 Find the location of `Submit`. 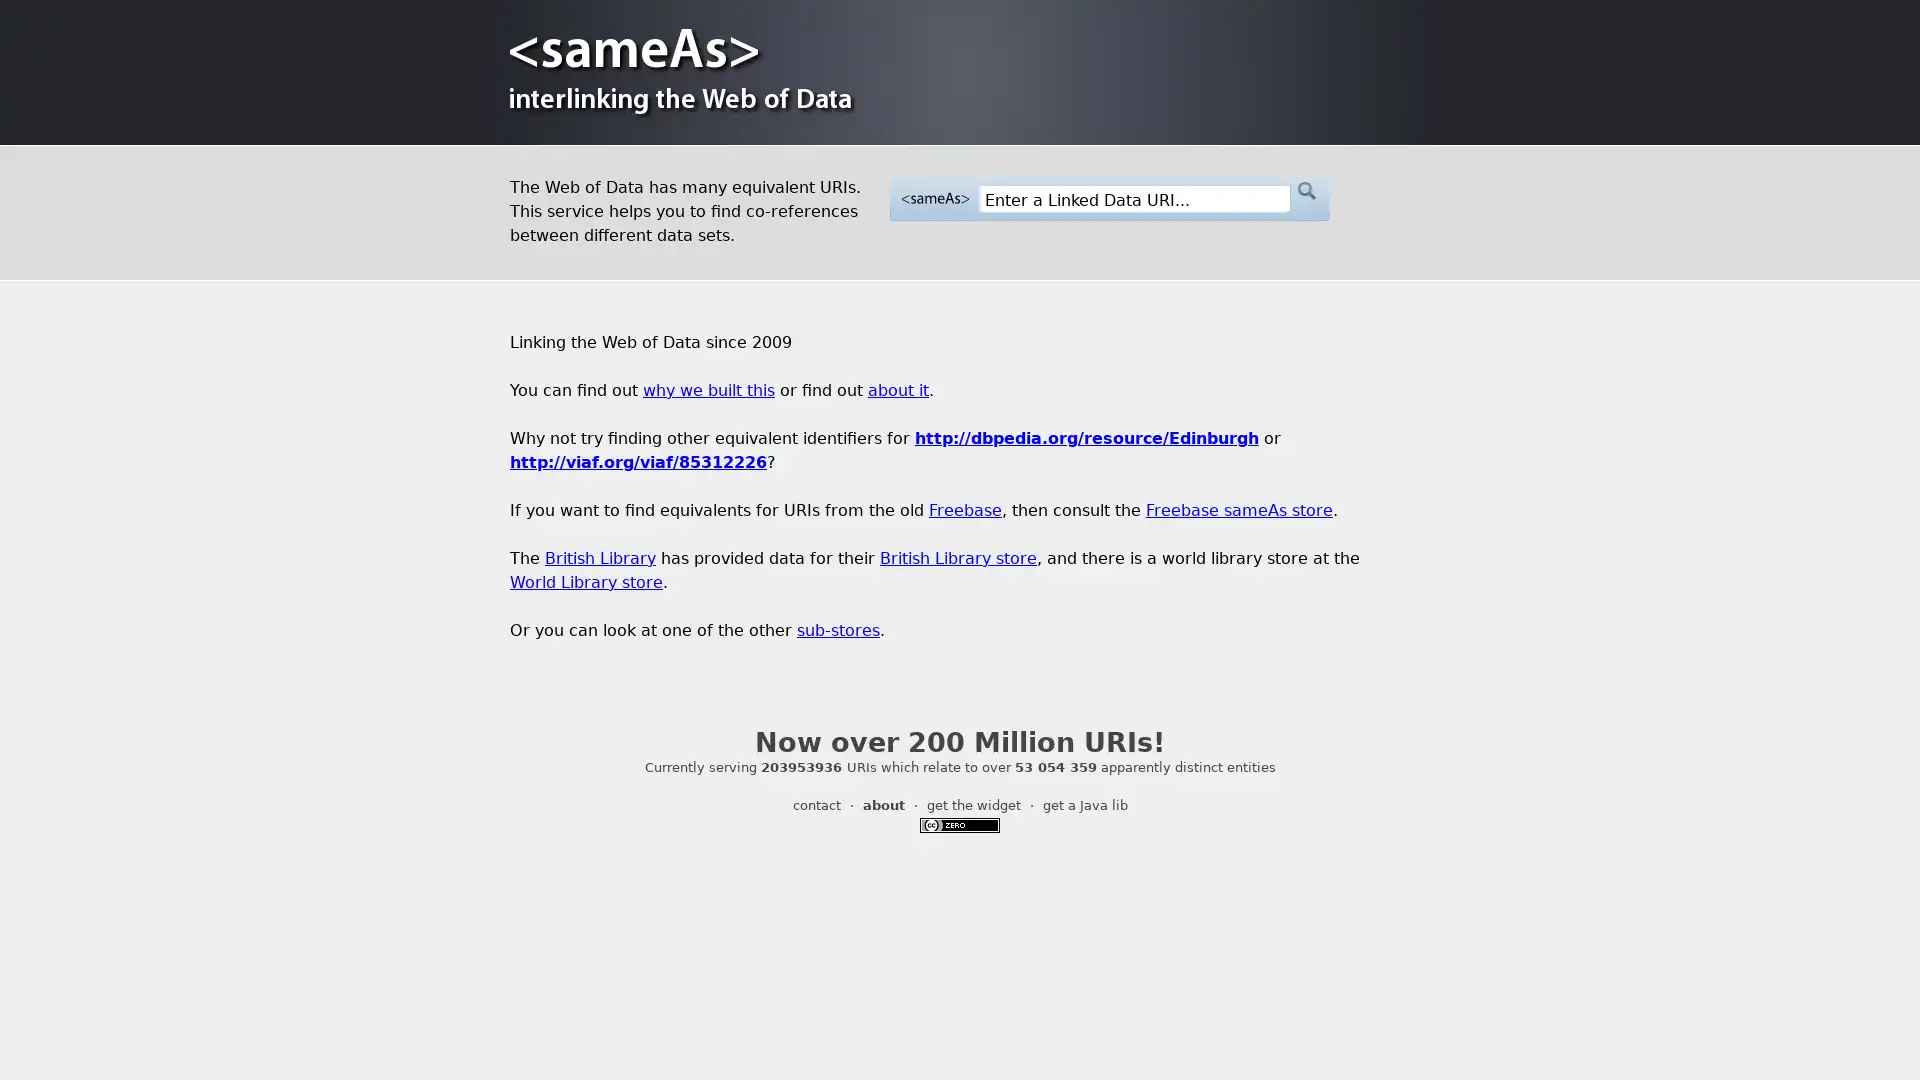

Submit is located at coordinates (1305, 191).